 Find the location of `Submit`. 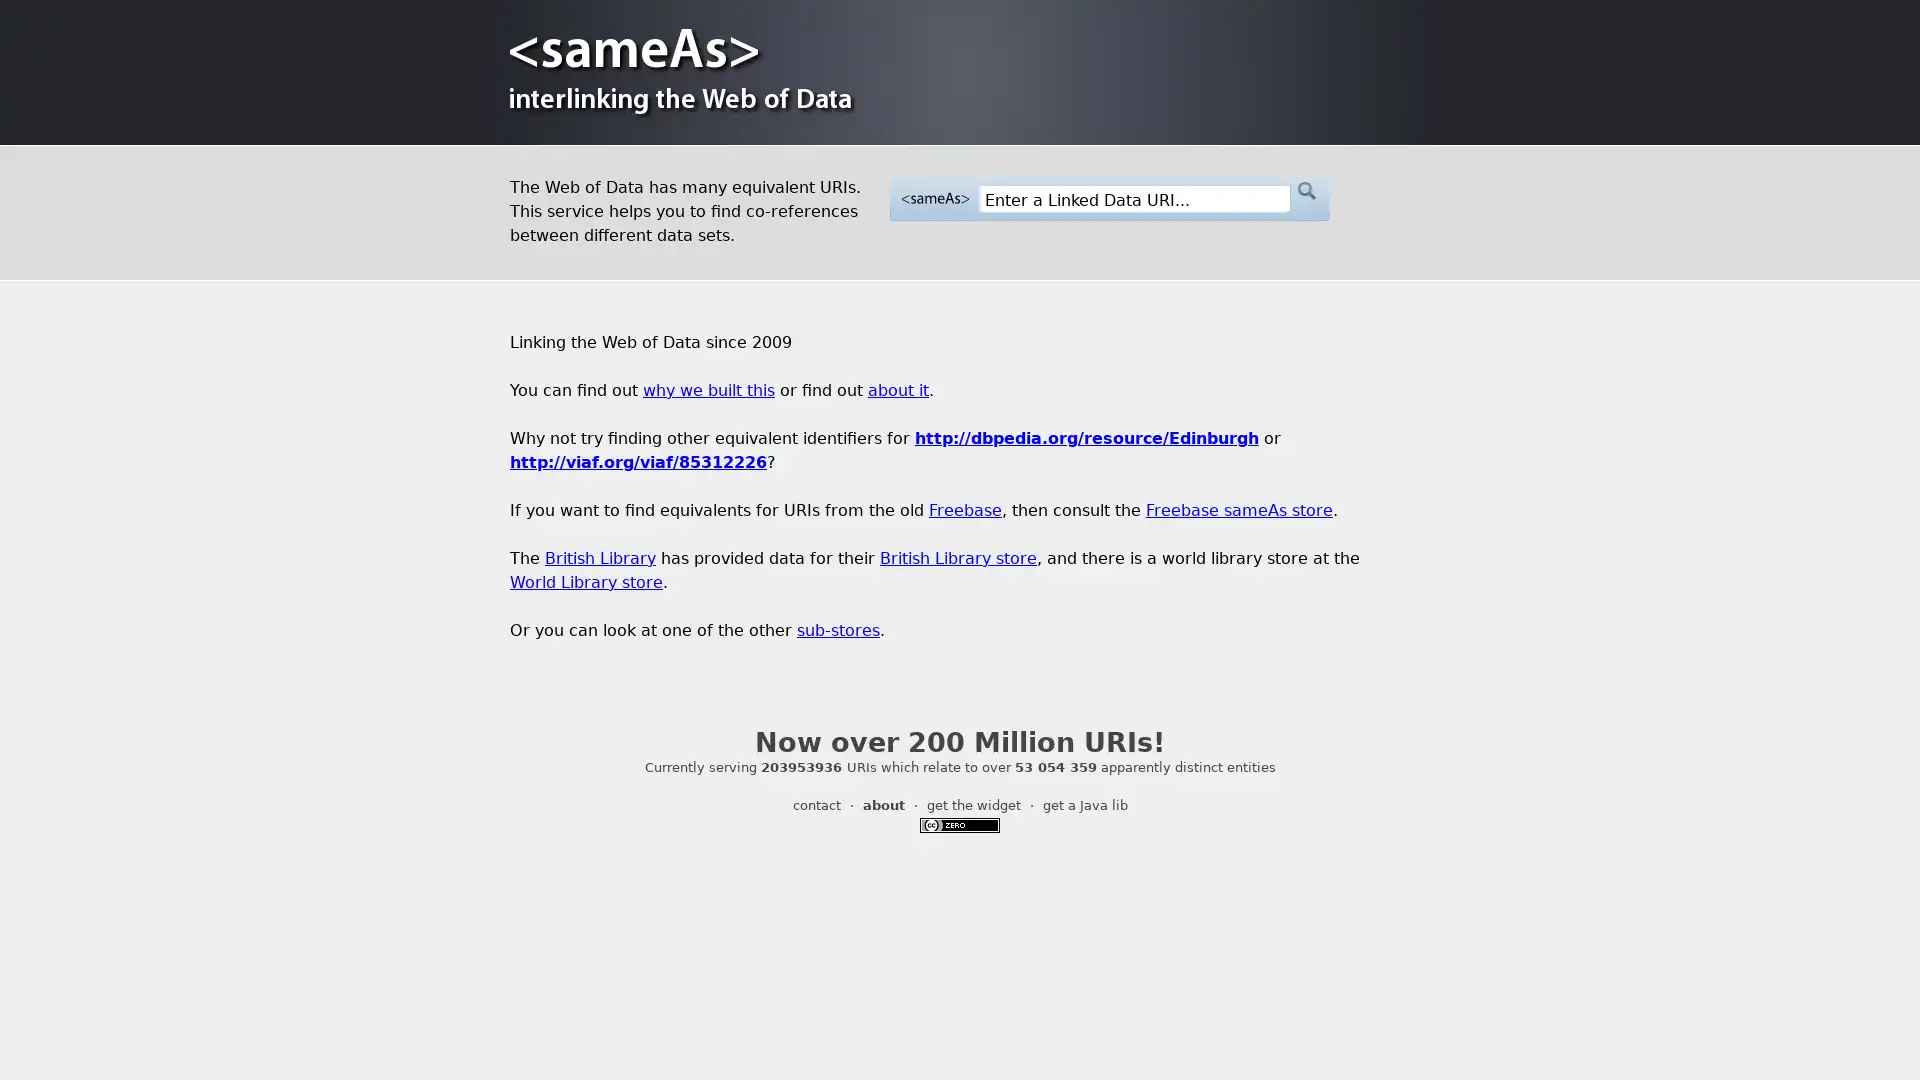

Submit is located at coordinates (1305, 191).